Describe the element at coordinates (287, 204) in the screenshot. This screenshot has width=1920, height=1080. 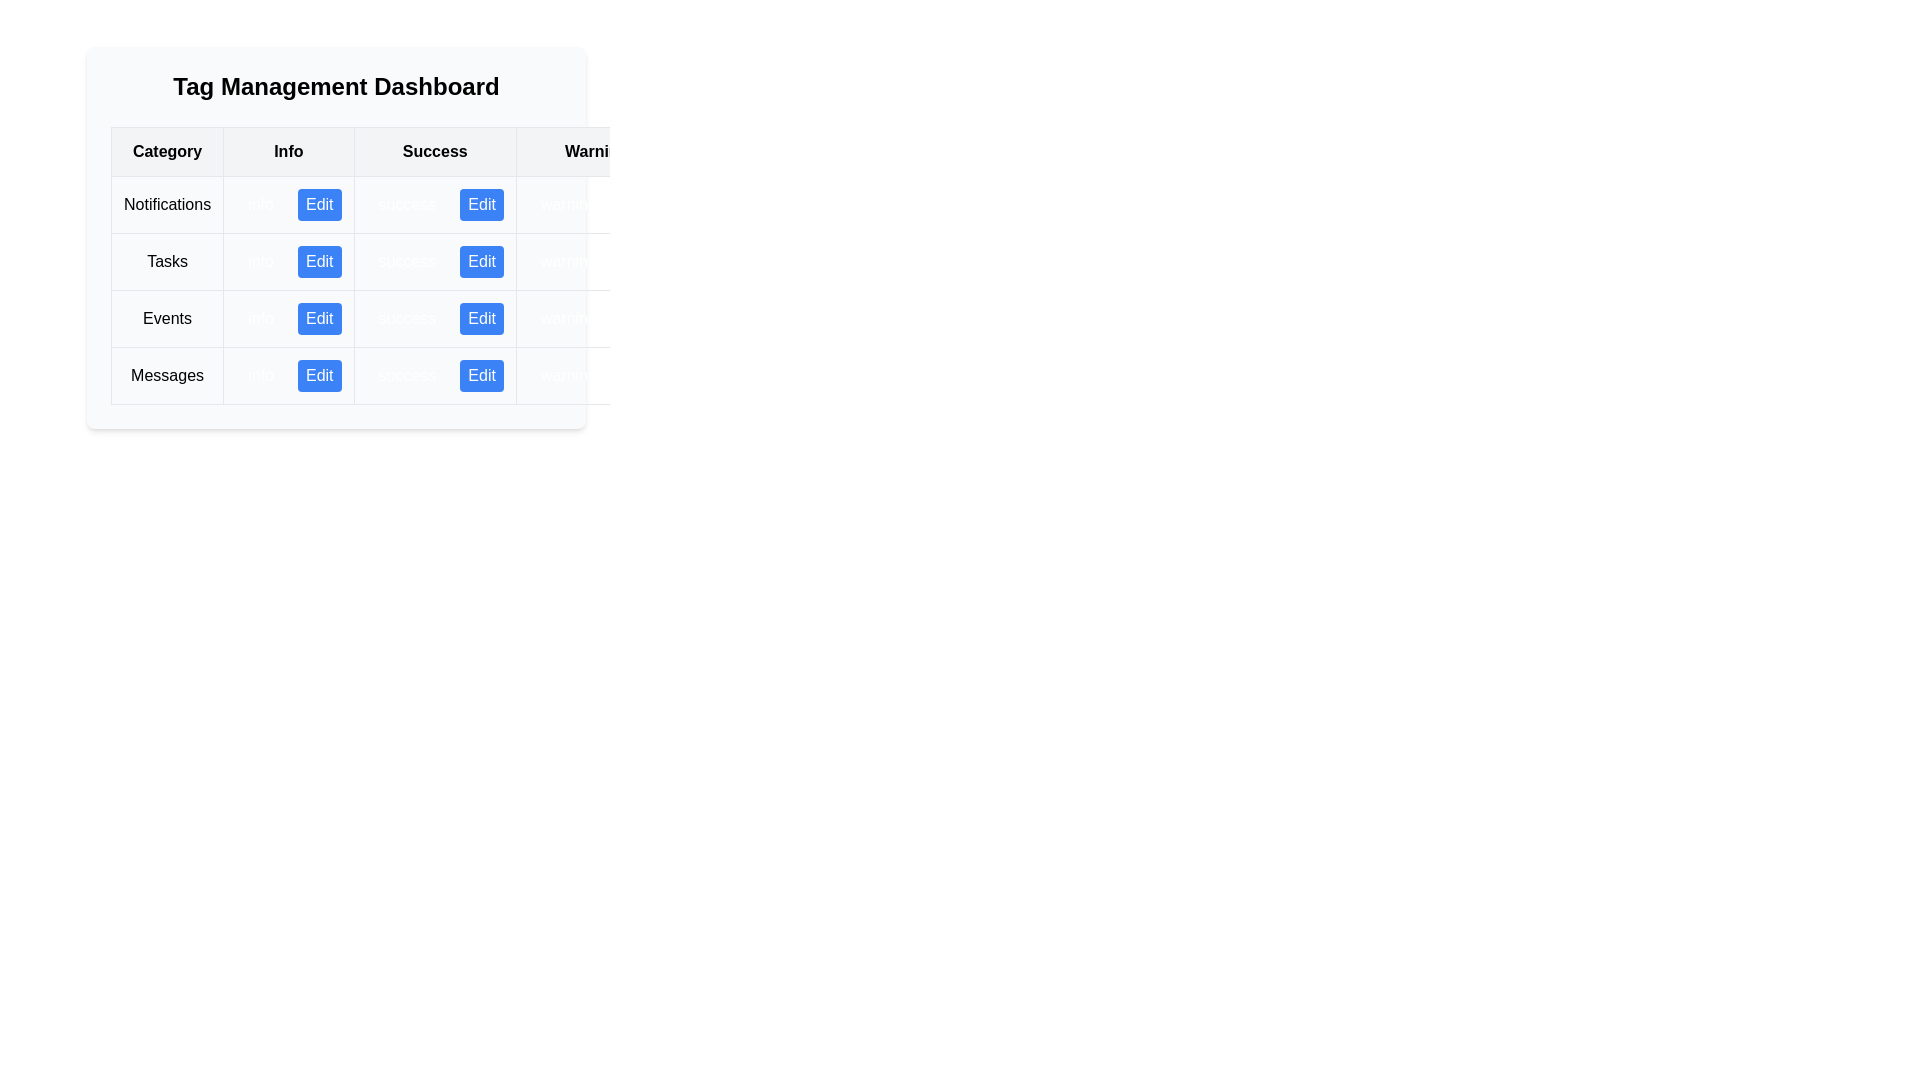
I see `the 'Edit' button in the 'Tag Management Dashboard' interface, which is visually represented as a button with a blue background and white text, located next to the 'info' label` at that location.